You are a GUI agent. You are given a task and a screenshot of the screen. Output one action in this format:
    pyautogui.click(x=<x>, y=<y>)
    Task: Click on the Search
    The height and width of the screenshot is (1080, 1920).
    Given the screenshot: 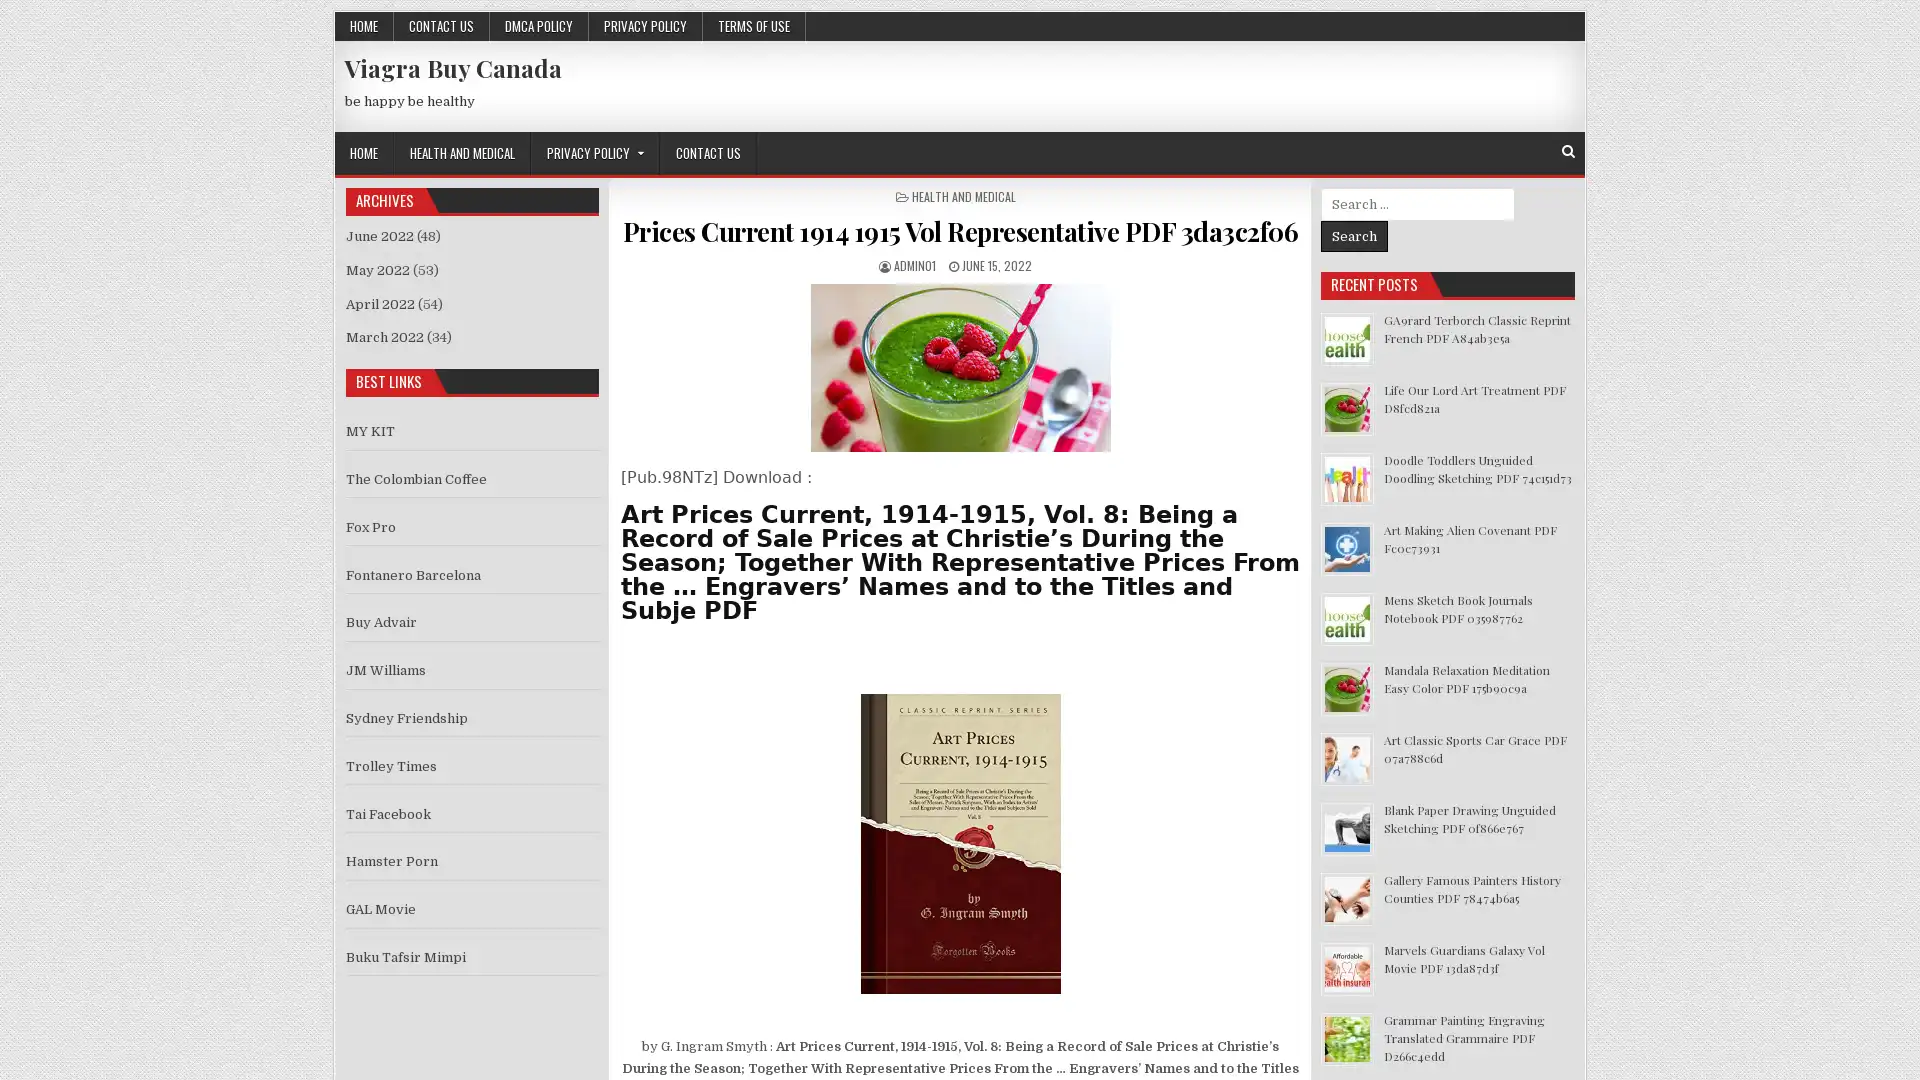 What is the action you would take?
    pyautogui.click(x=1354, y=235)
    